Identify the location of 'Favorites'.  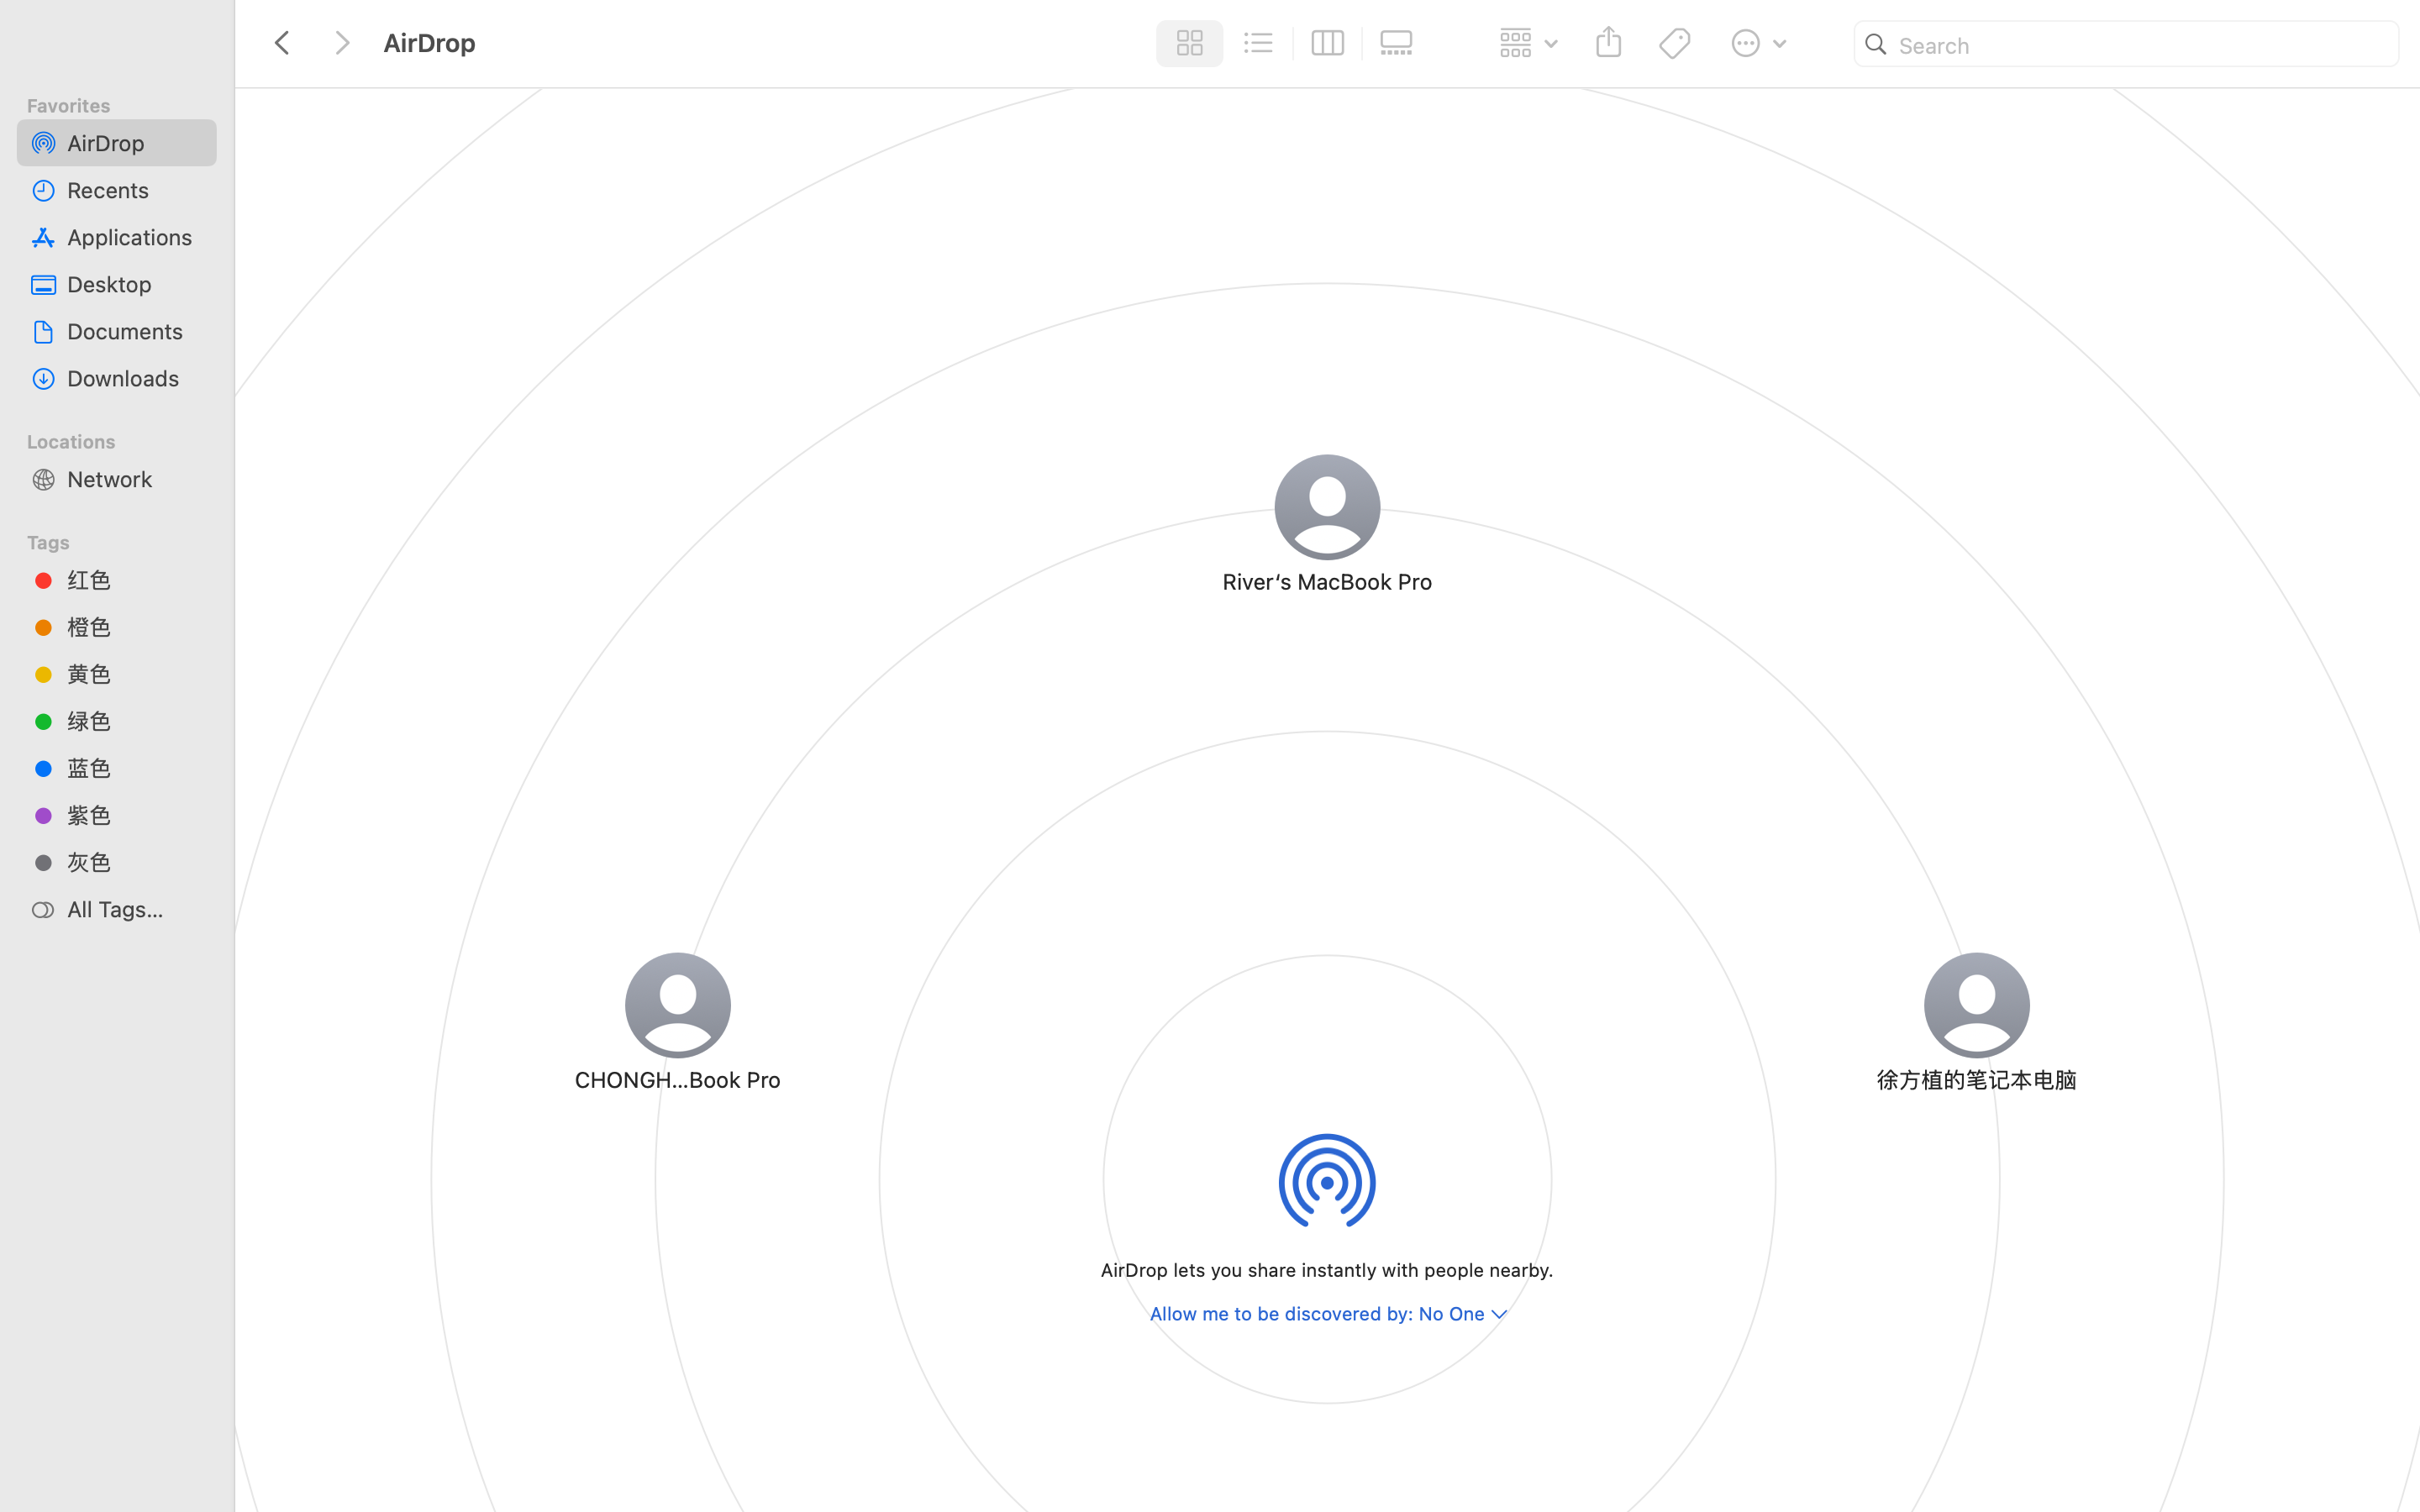
(125, 102).